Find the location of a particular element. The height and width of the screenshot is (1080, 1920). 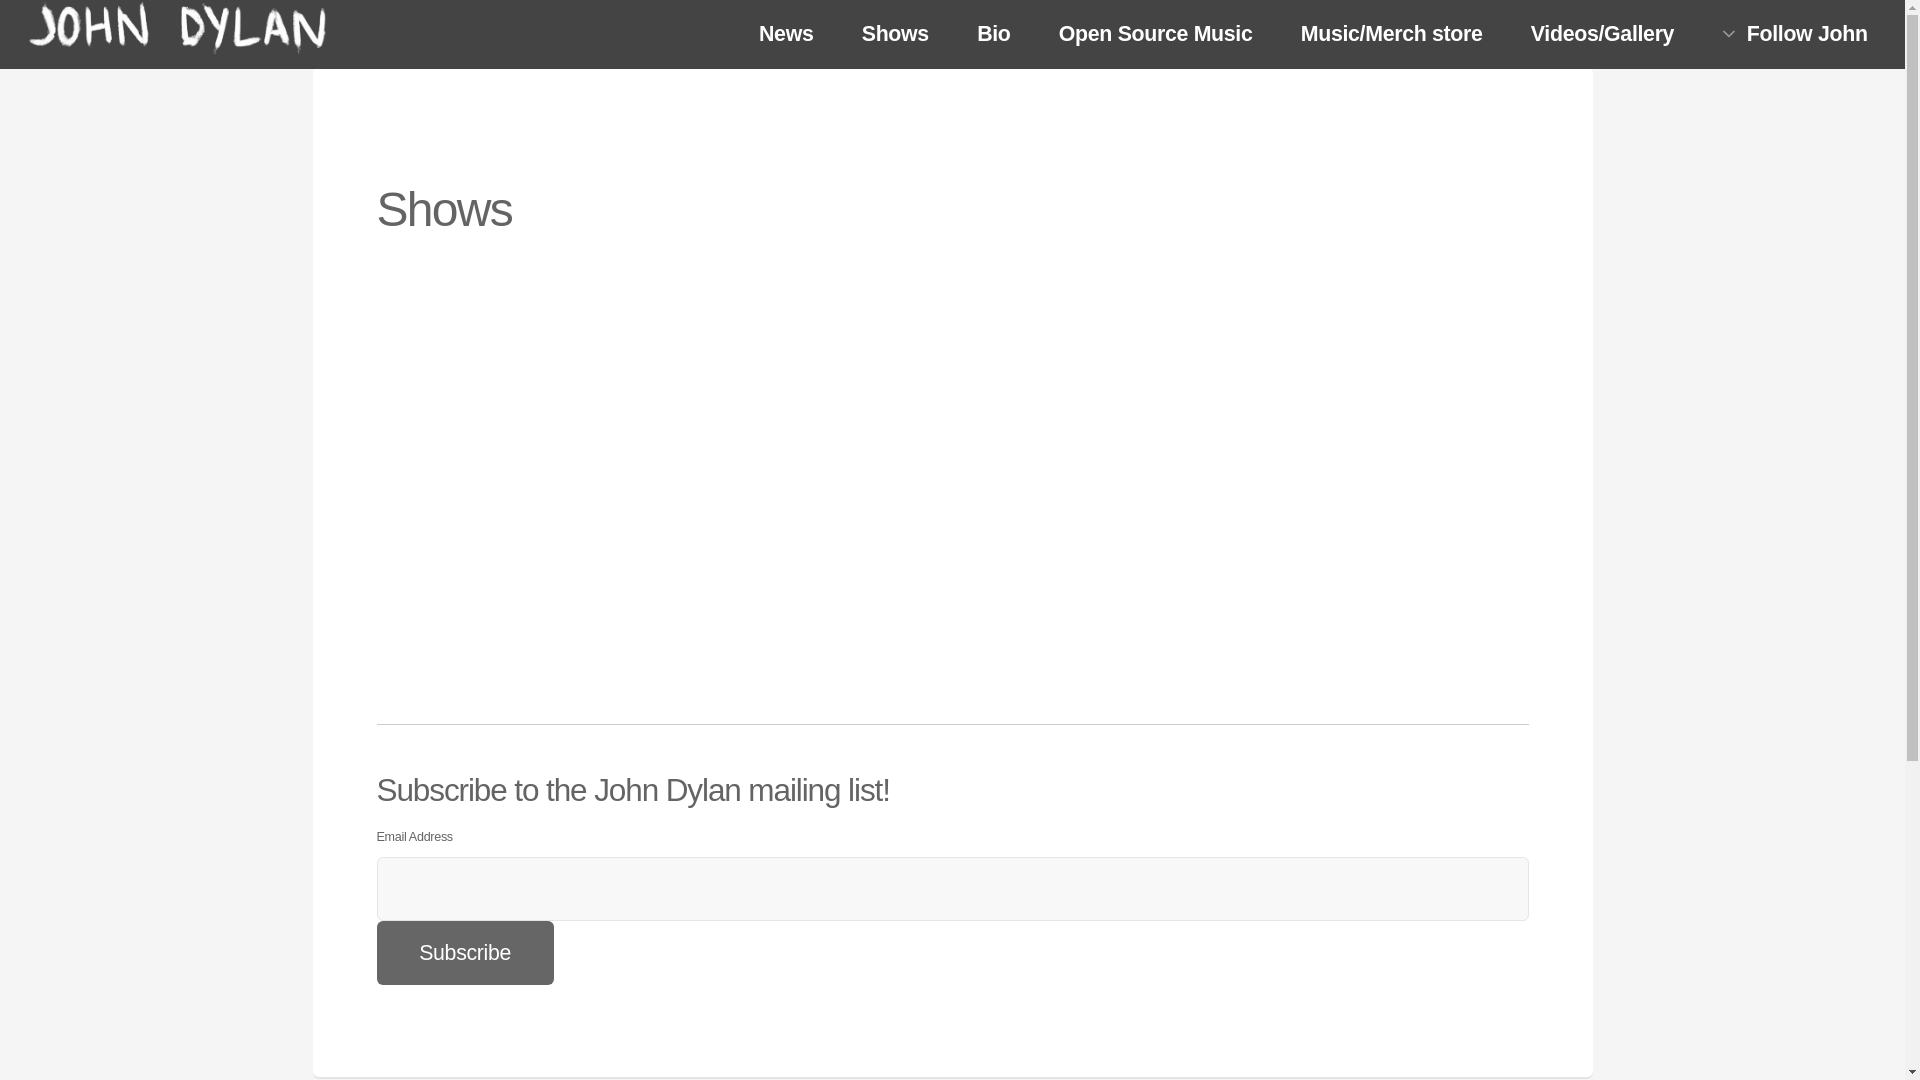

'Open Source Music' is located at coordinates (1155, 35).